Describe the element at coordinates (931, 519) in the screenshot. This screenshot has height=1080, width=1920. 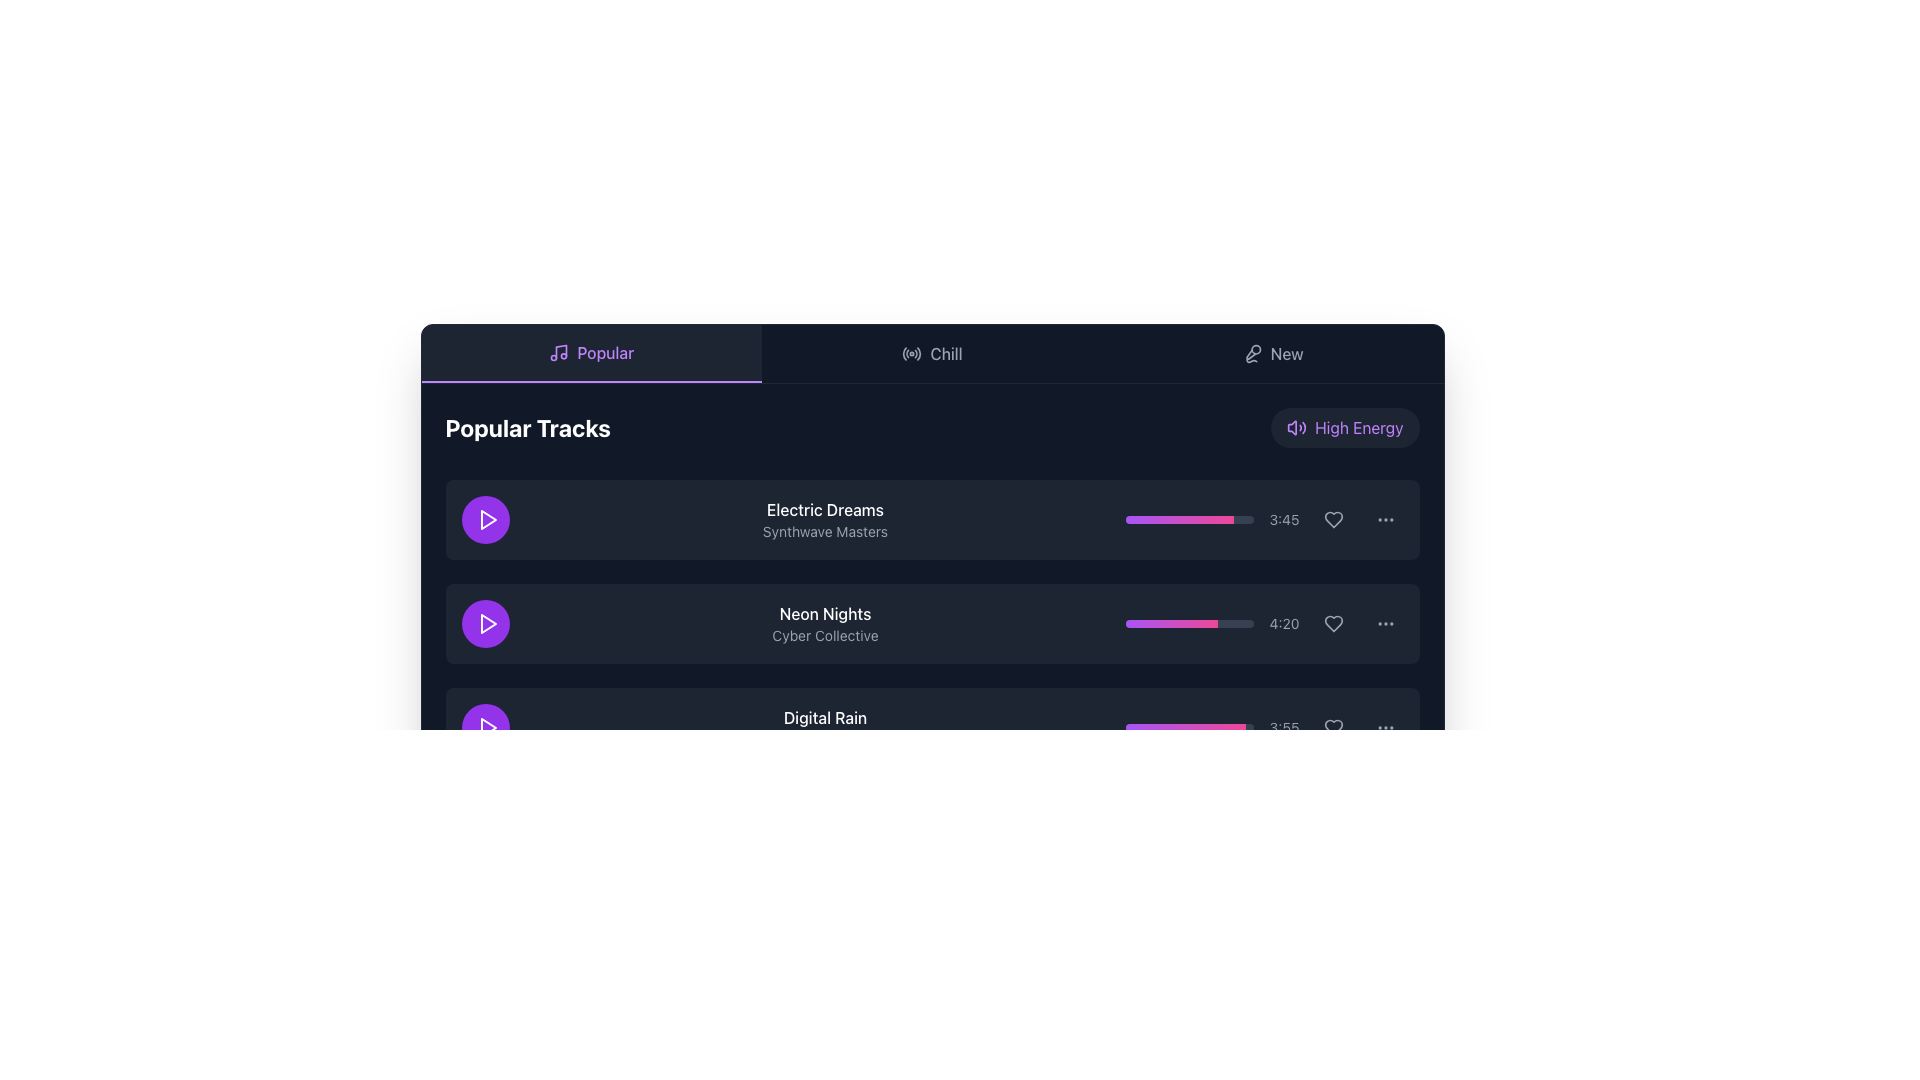
I see `the first music track item in the 'Popular Tracks' section` at that location.